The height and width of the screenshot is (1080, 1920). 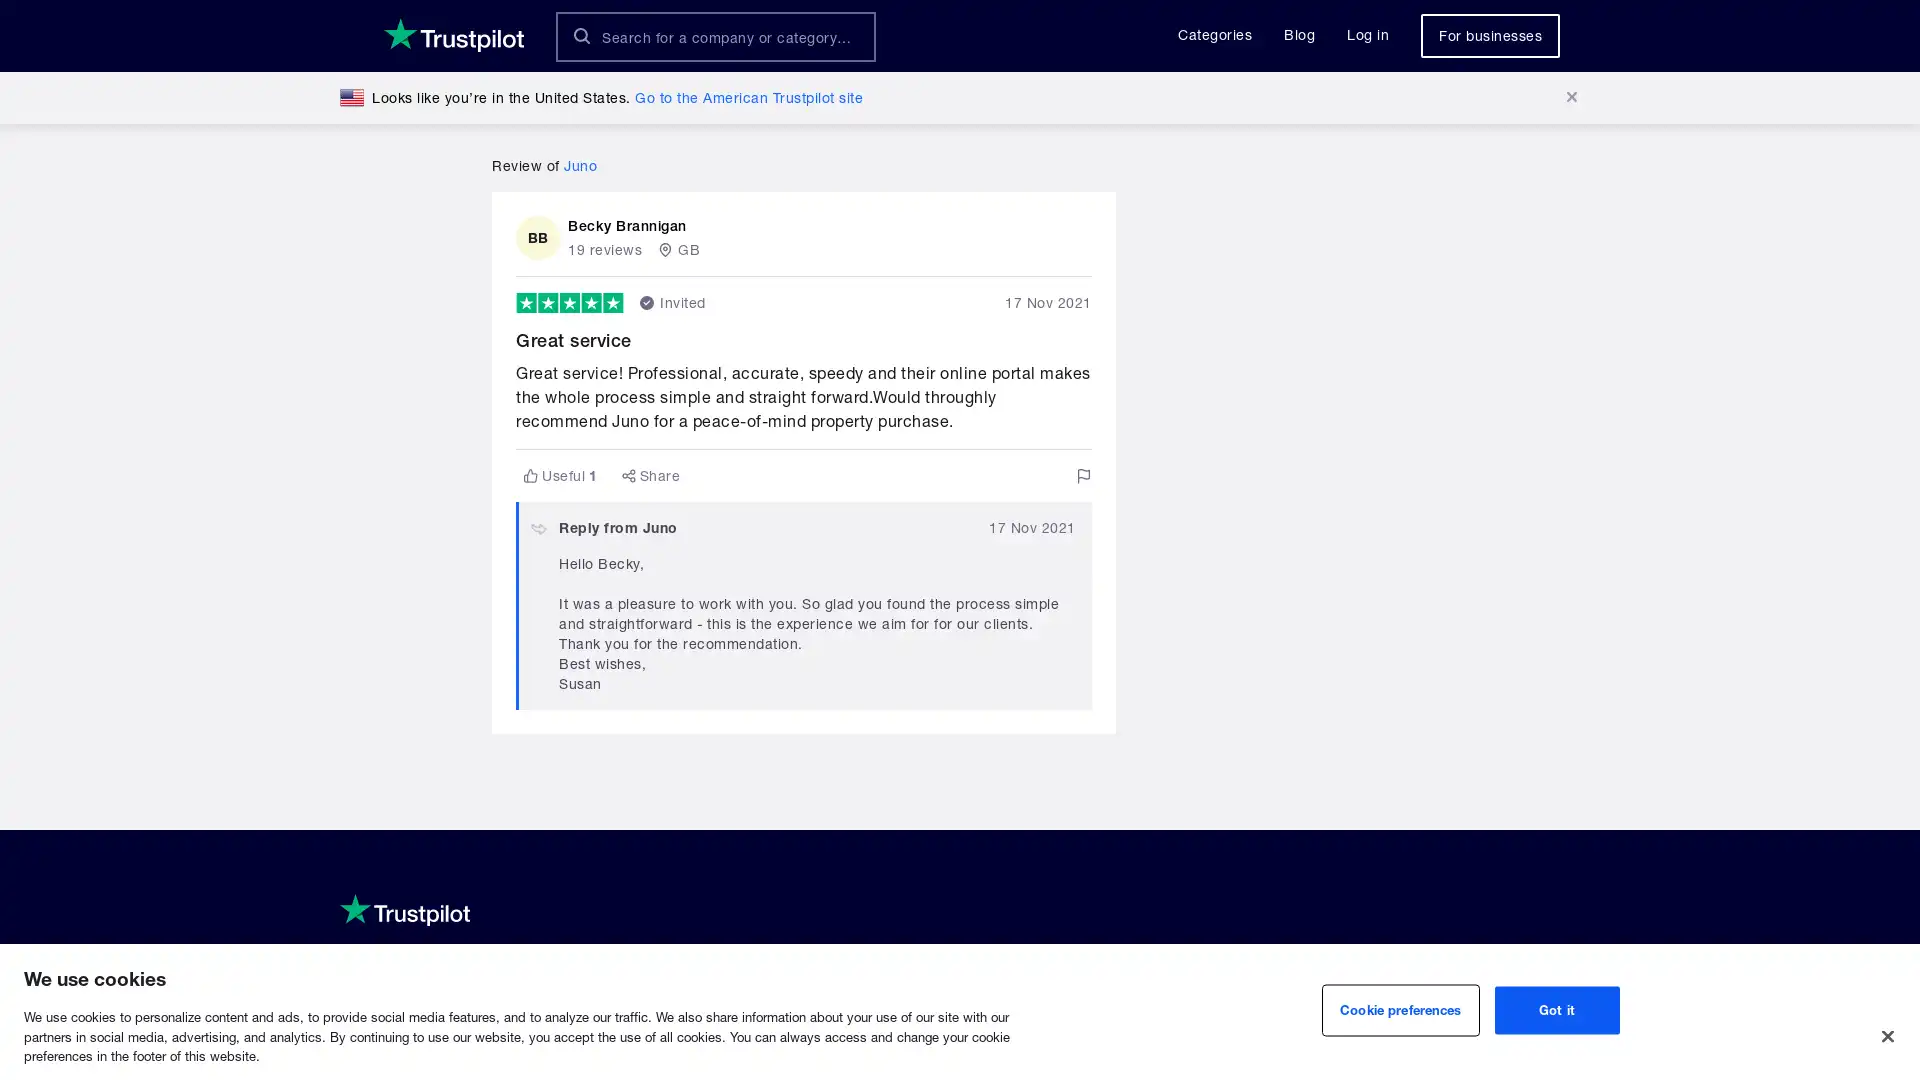 I want to click on Close, so click(x=1886, y=1035).